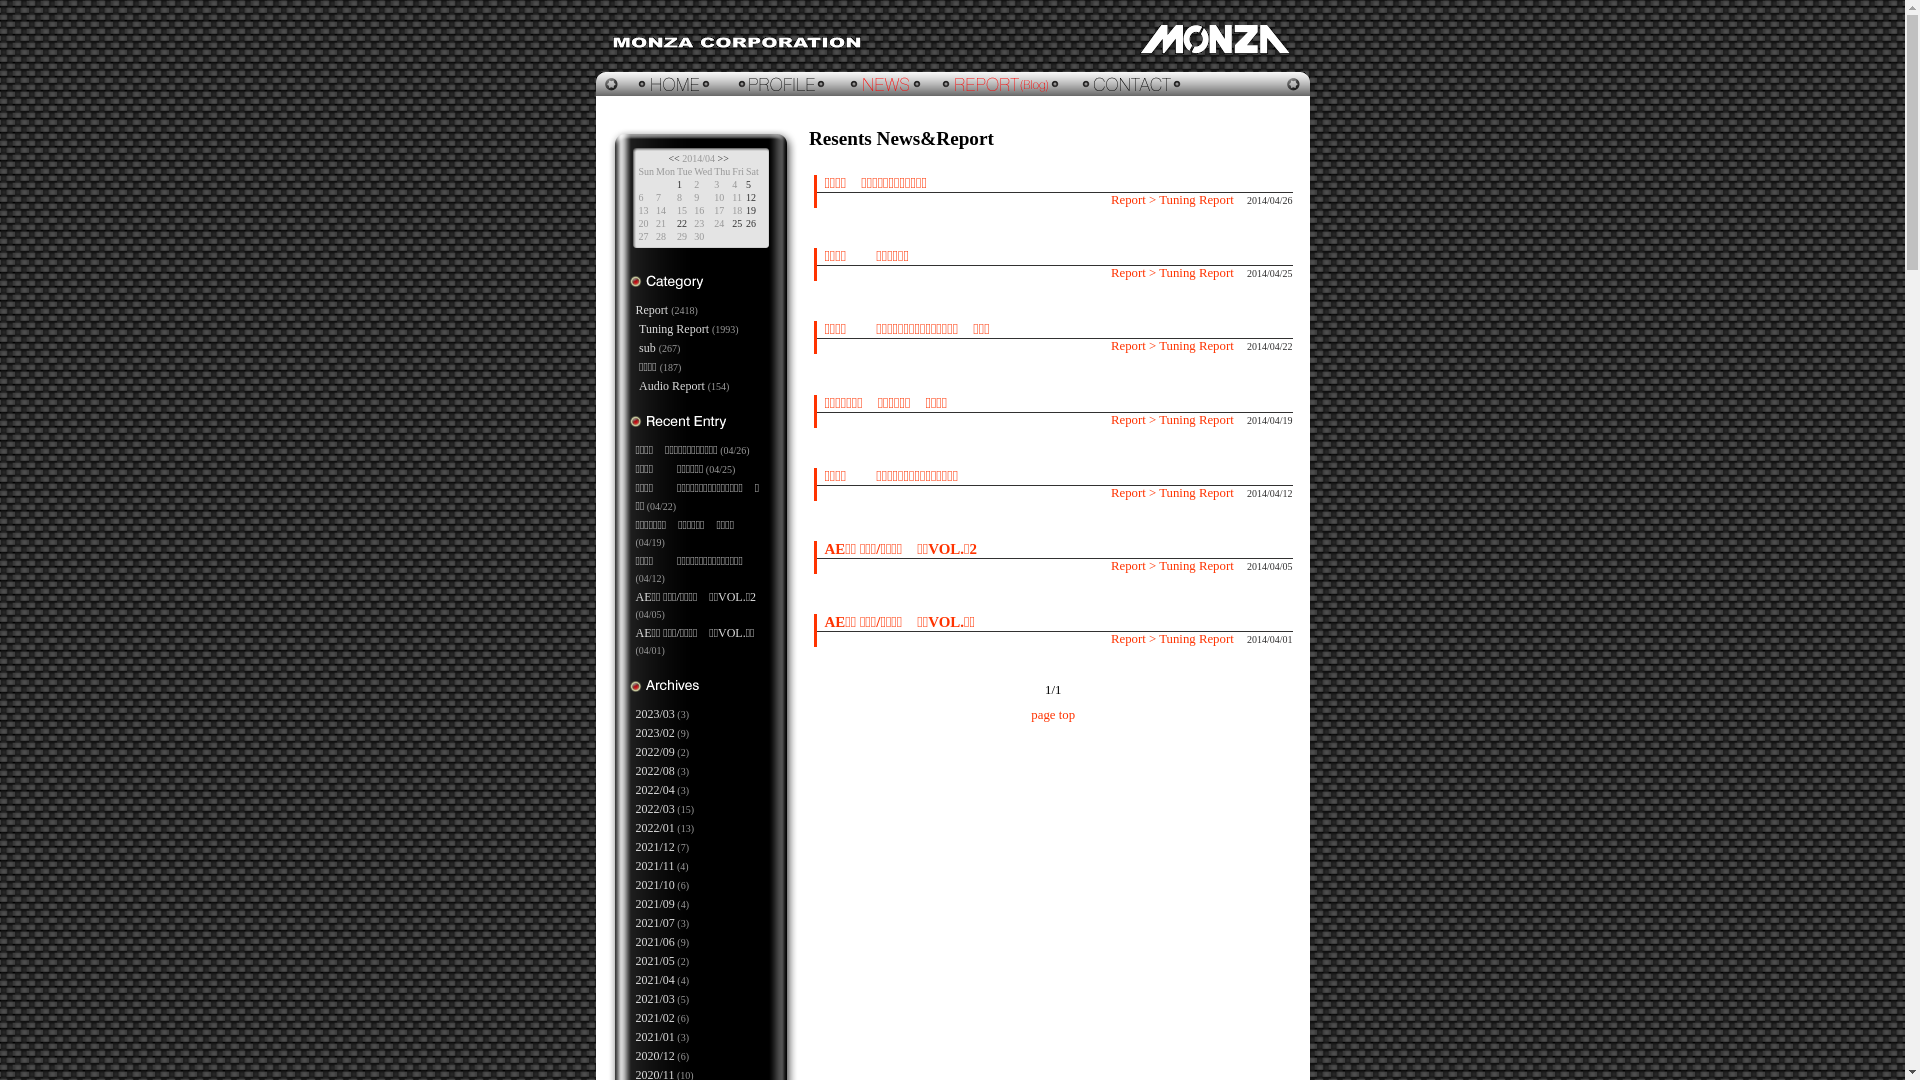  Describe the element at coordinates (655, 808) in the screenshot. I see `'2022/03'` at that location.